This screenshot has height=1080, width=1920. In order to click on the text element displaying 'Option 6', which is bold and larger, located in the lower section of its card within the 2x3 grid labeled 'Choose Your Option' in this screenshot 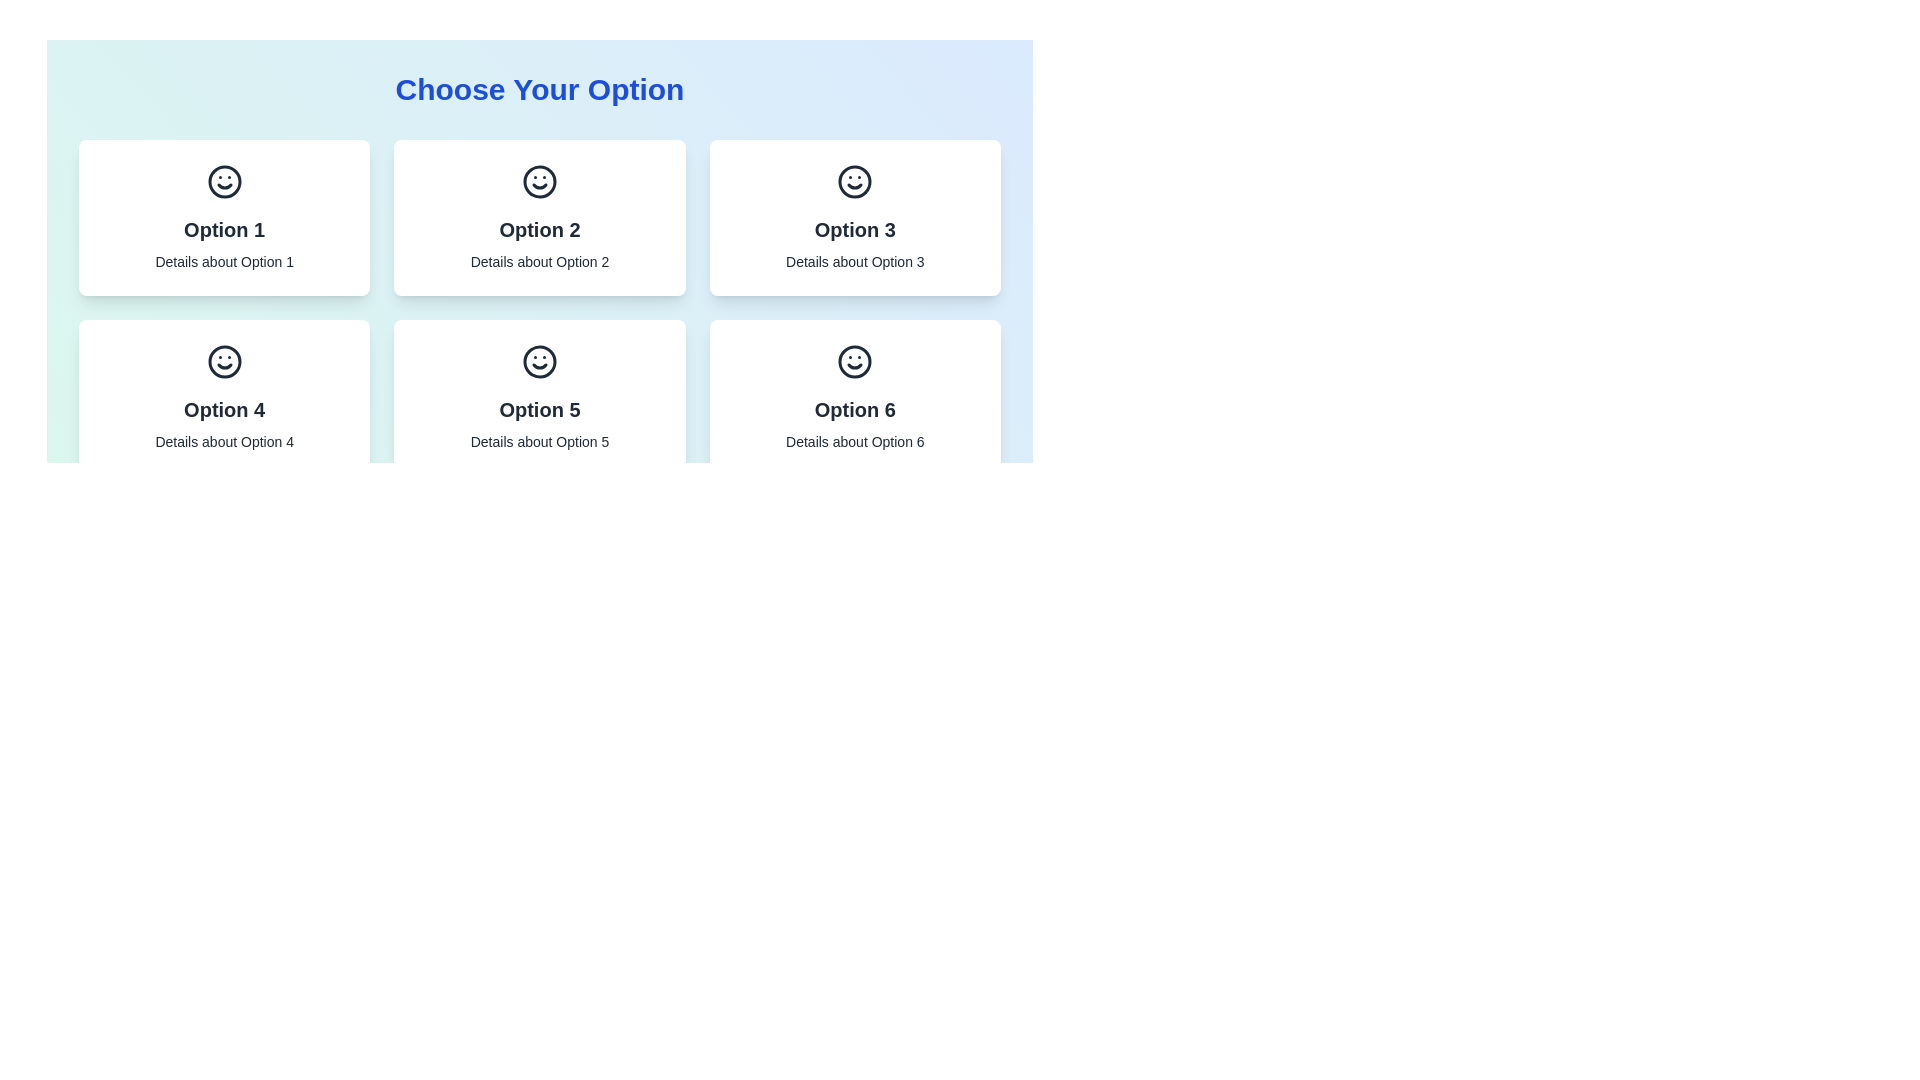, I will do `click(855, 408)`.